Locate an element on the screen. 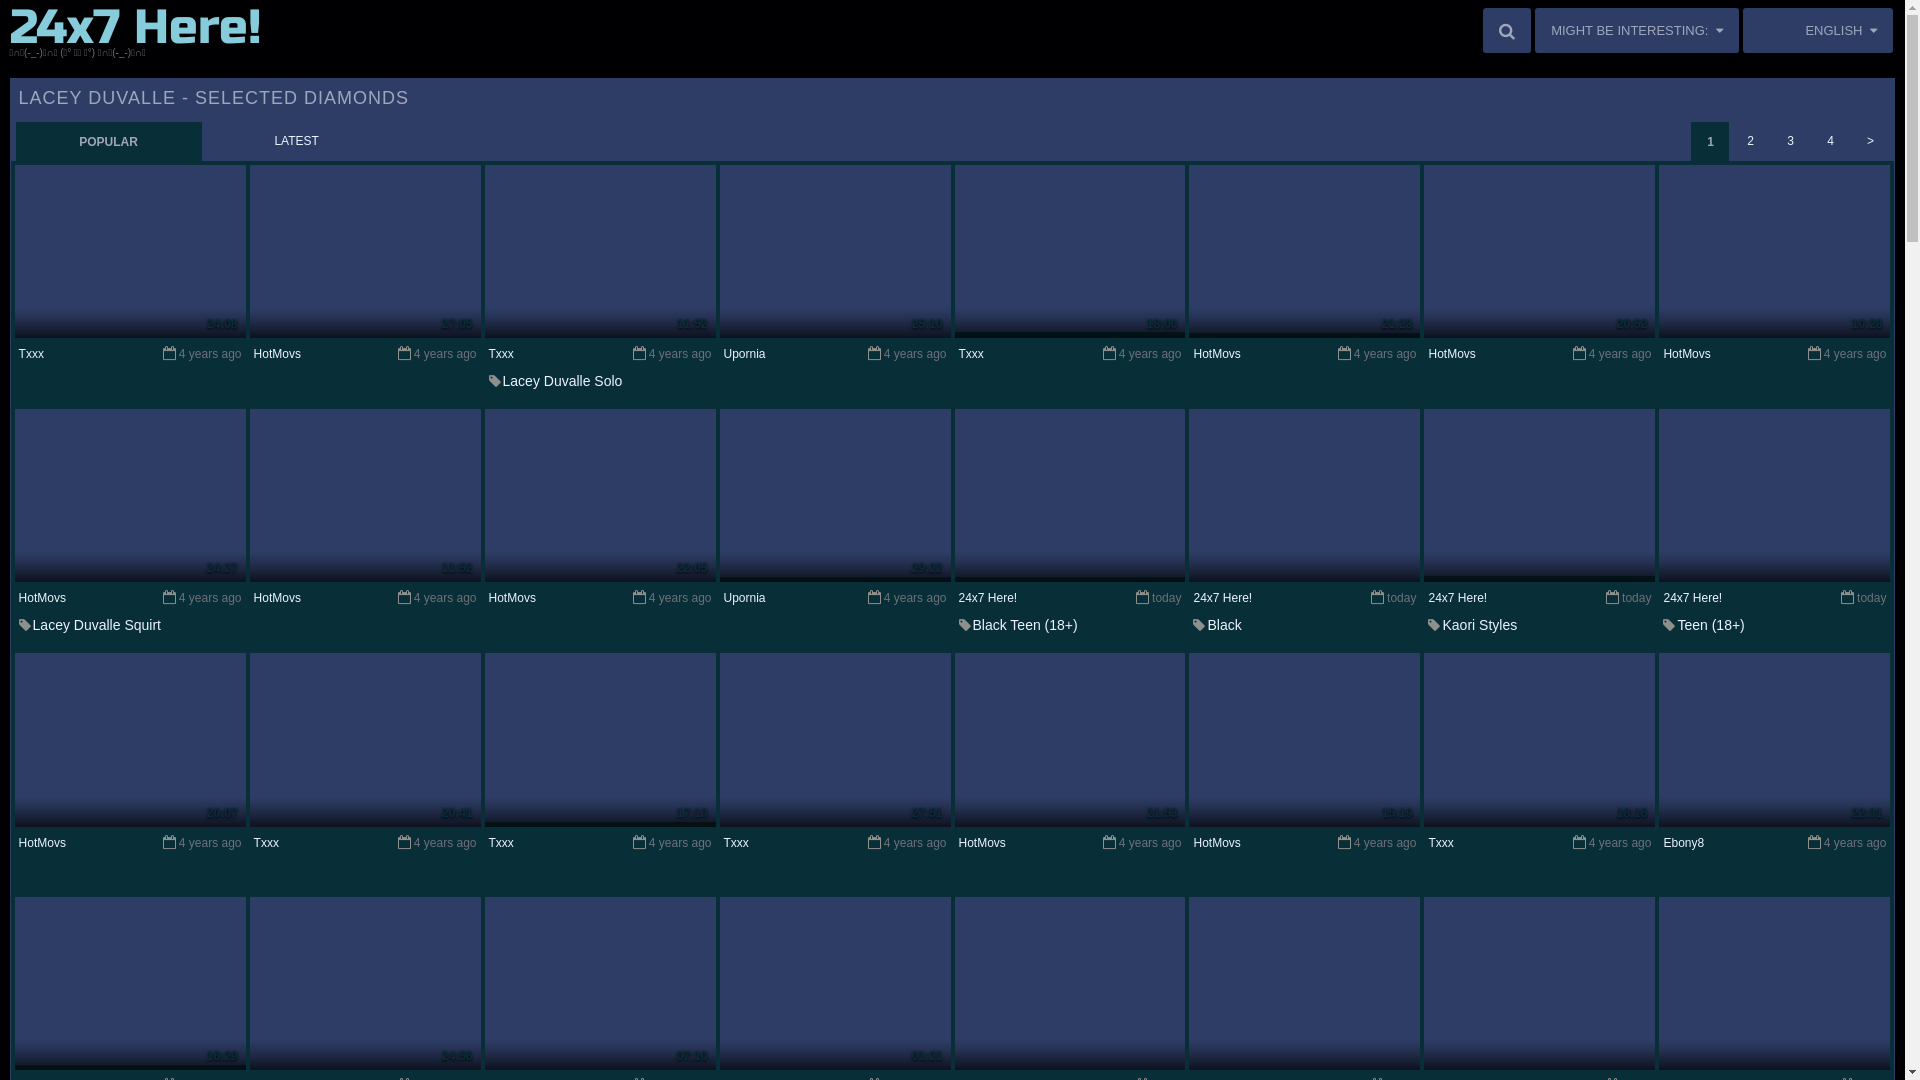  'Lacey Duvalle Solo' is located at coordinates (561, 381).